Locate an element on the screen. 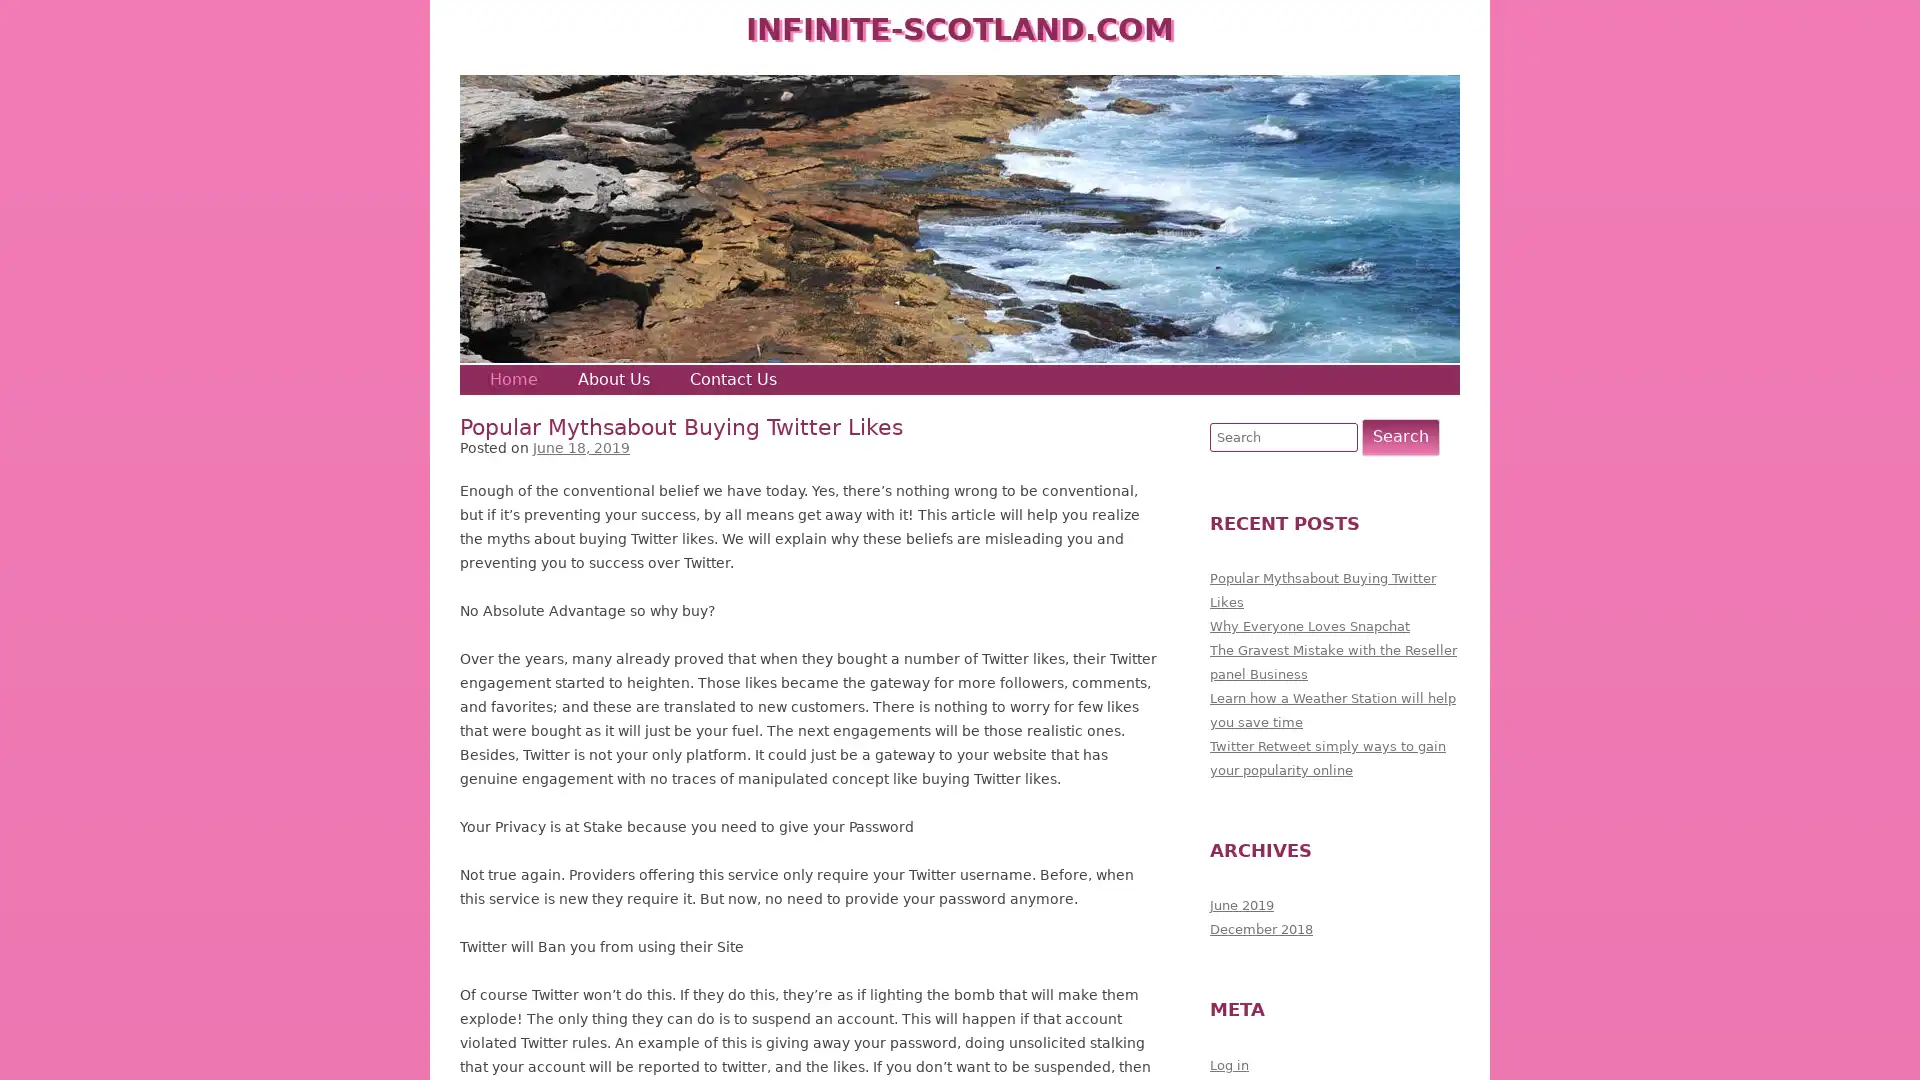 The image size is (1920, 1080). Search is located at coordinates (1400, 435).